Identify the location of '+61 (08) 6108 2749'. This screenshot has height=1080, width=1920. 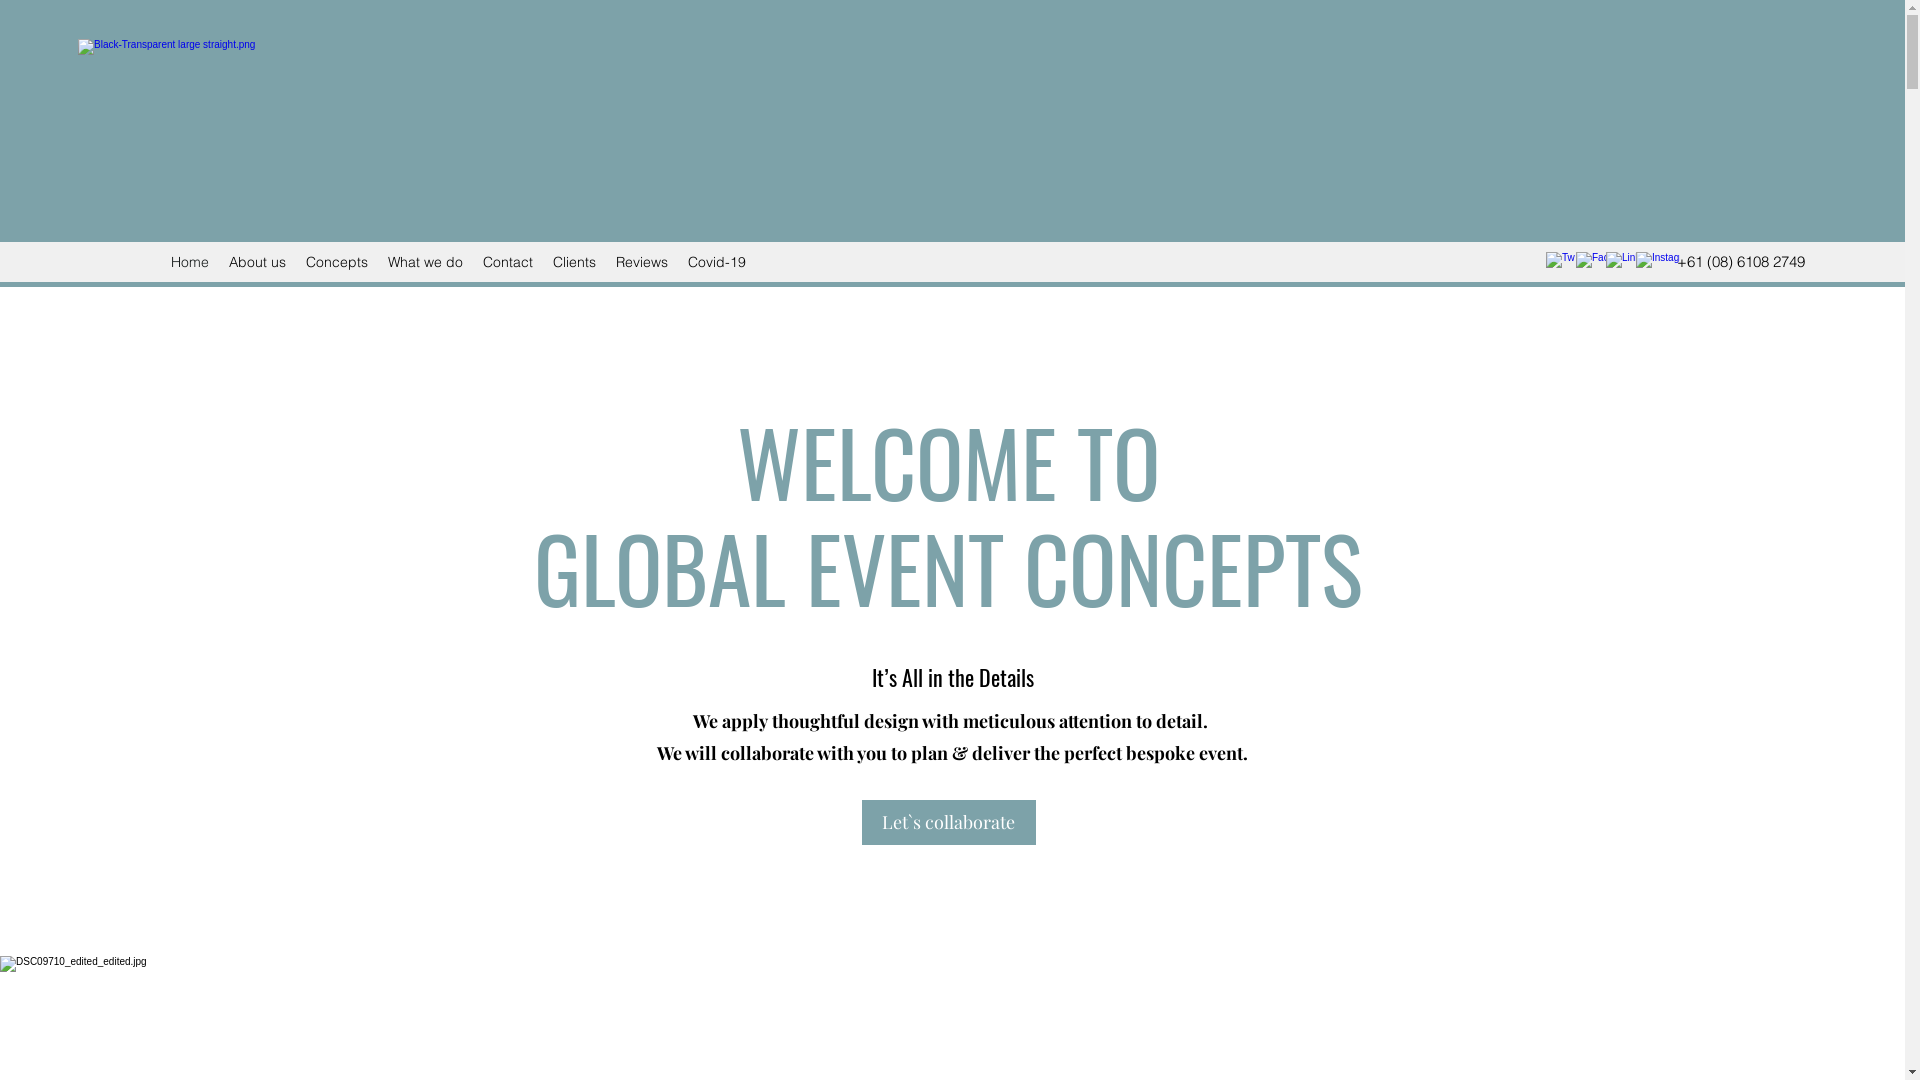
(1740, 261).